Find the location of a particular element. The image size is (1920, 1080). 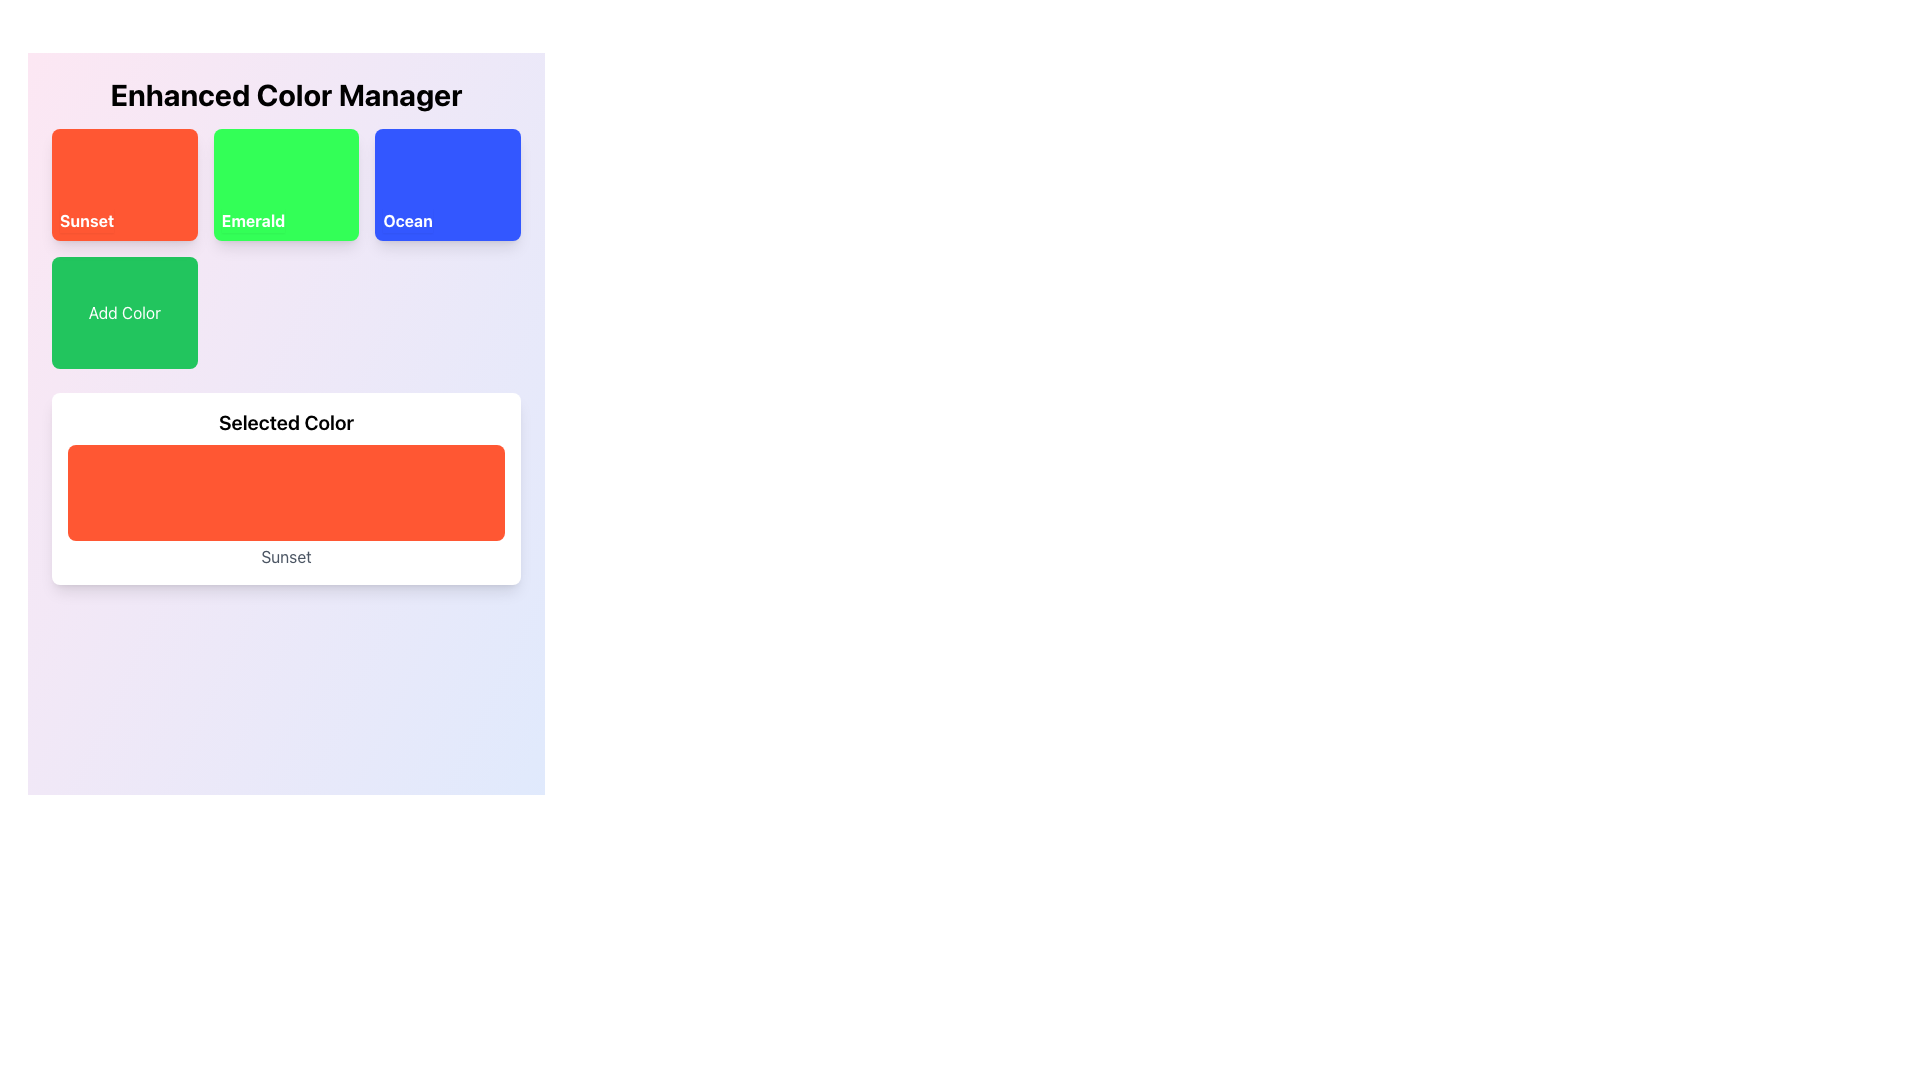

the leftmost color tile representing the 'Sunset' theme located in the top-left region of the grid layout is located at coordinates (123, 185).